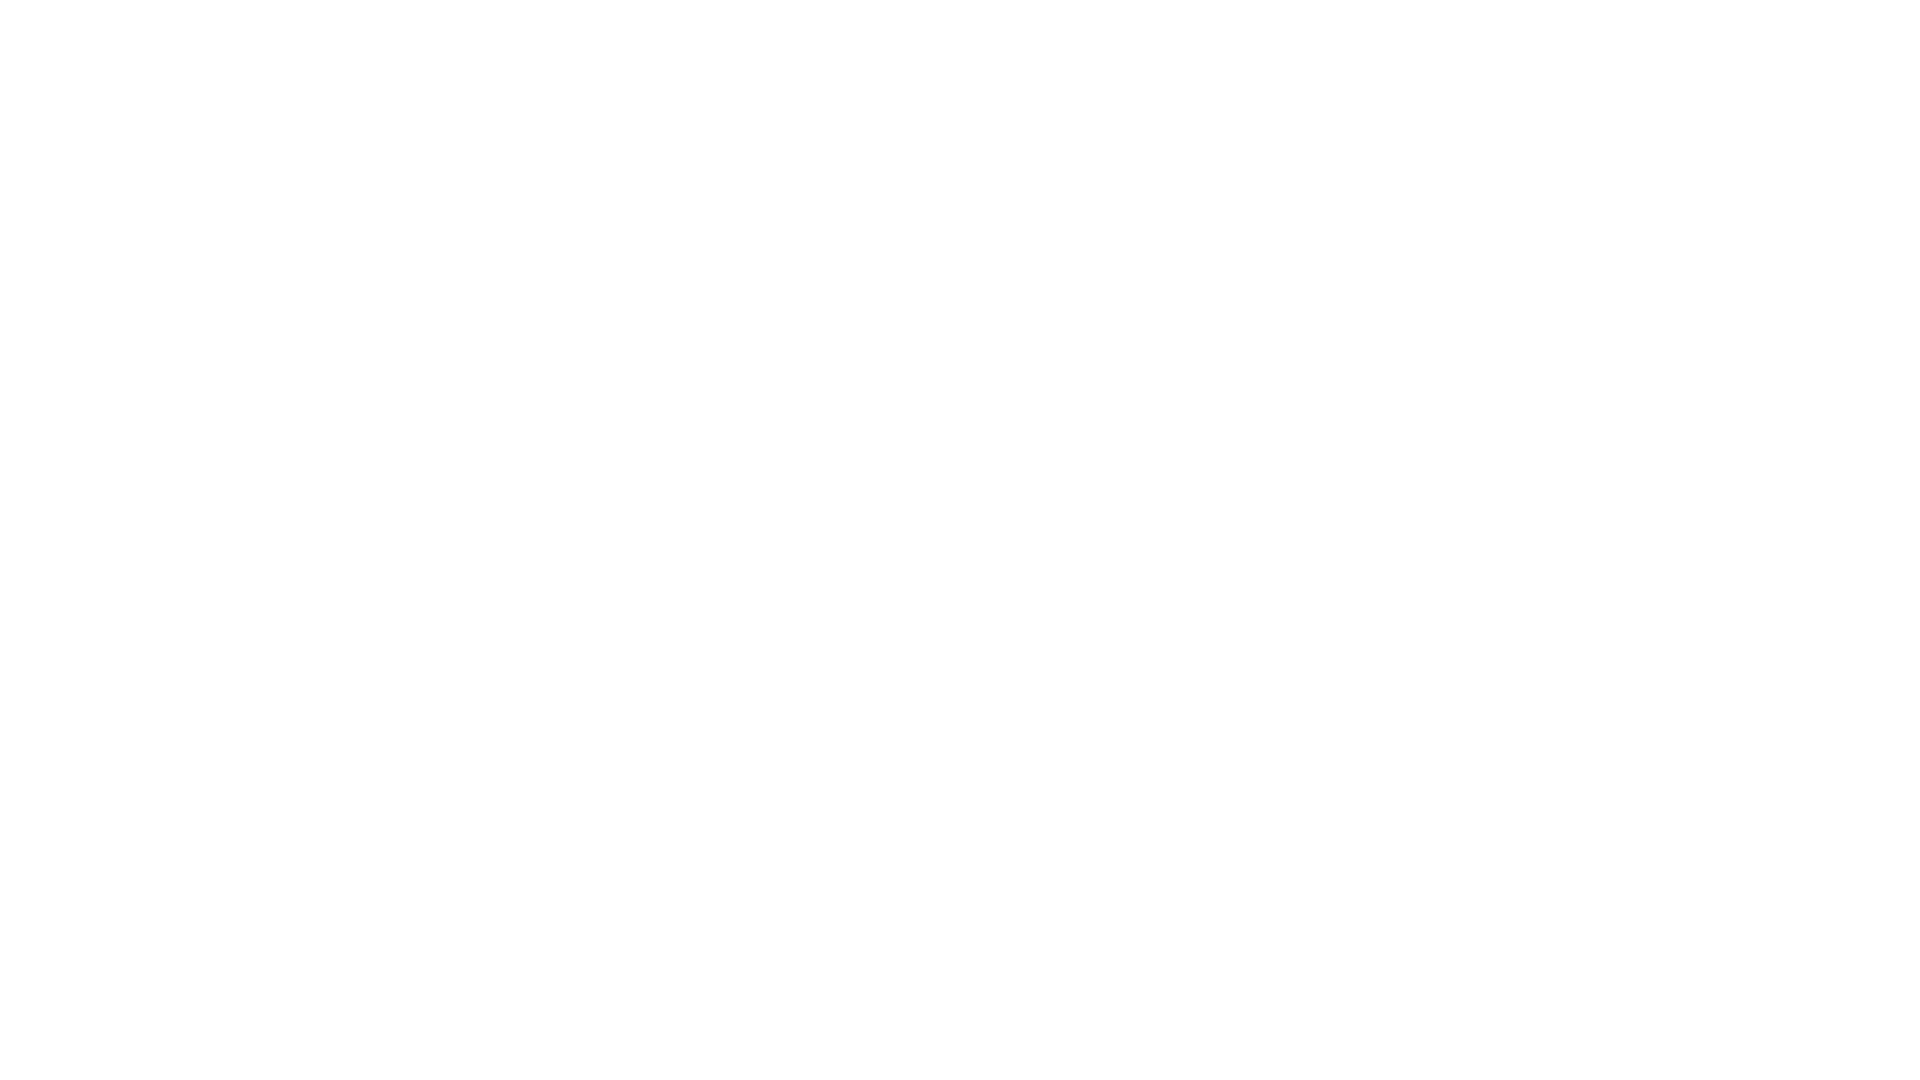 This screenshot has height=1080, width=1920. I want to click on Log In, so click(1317, 30).